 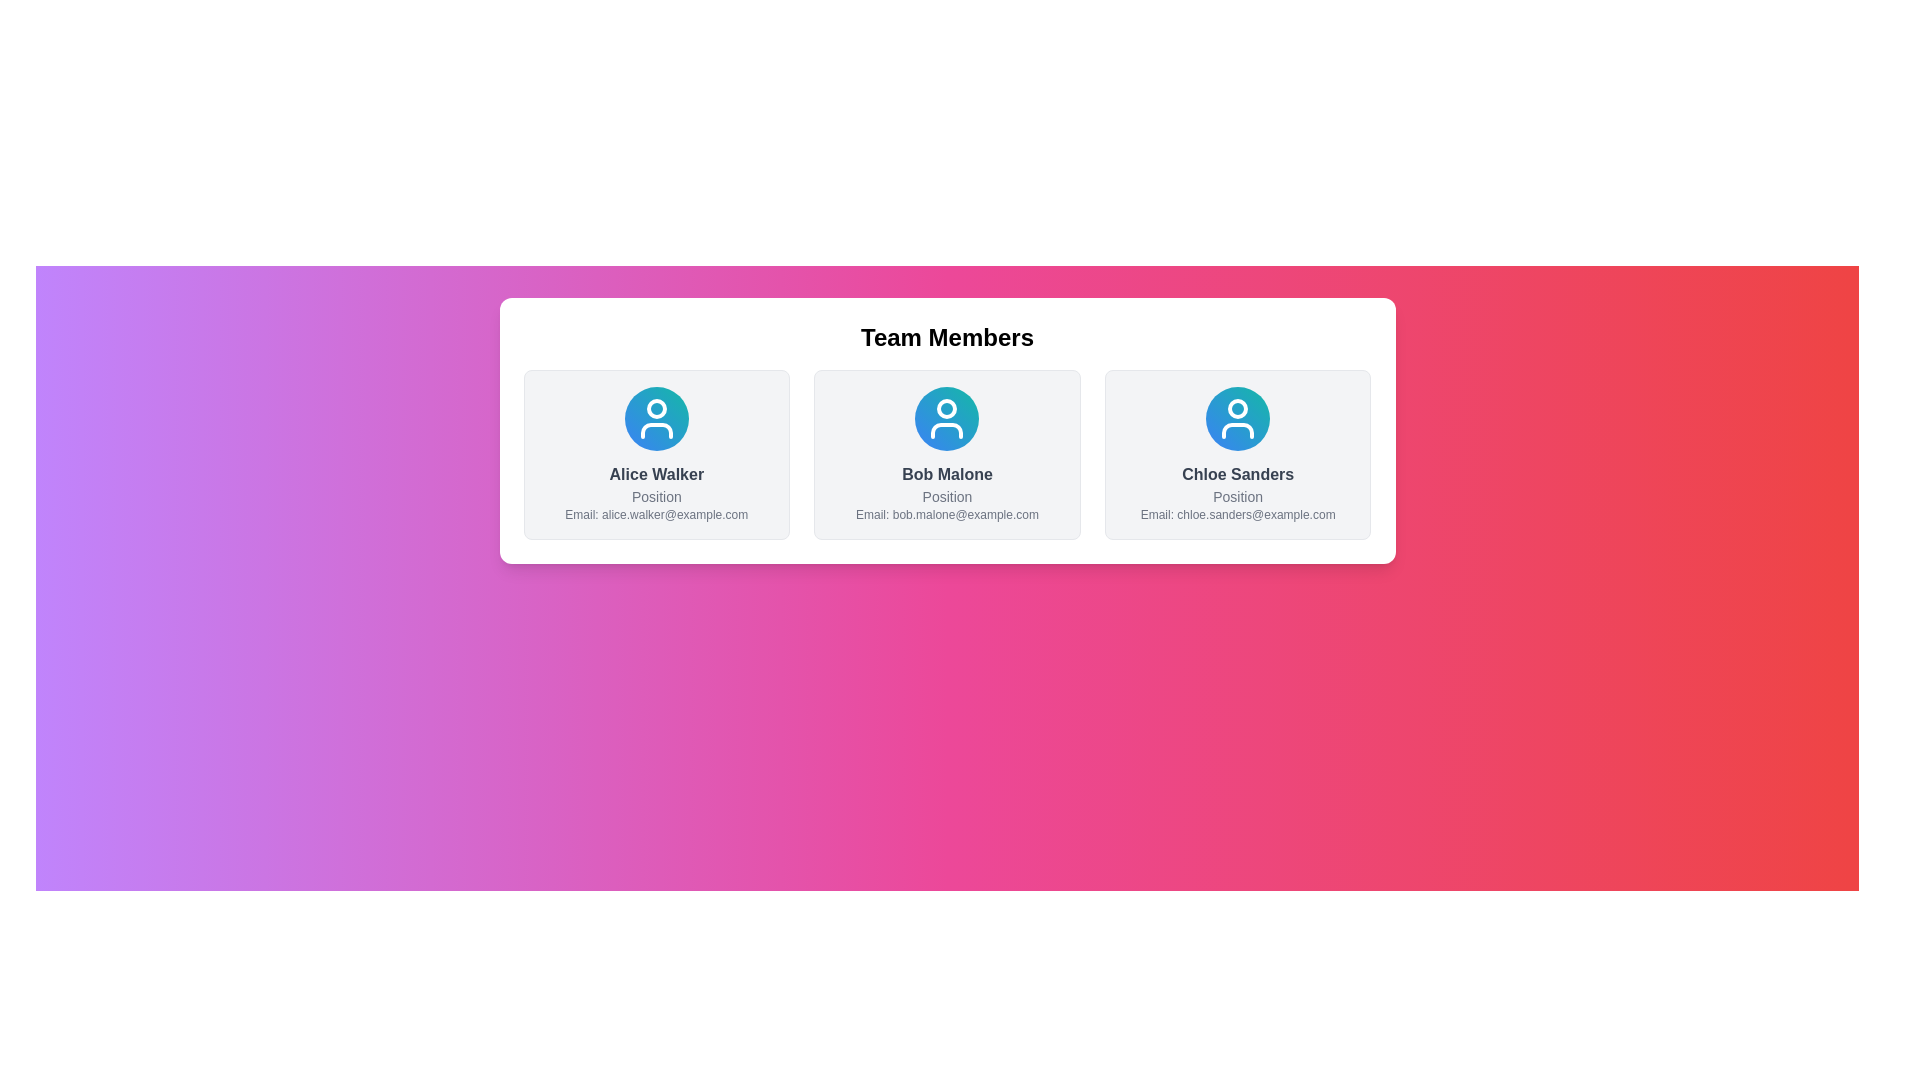 I want to click on the text label displaying 'Chloe Sanders' in bold, gray font, located at the lower center of the rightmost profile card, so click(x=1237, y=474).